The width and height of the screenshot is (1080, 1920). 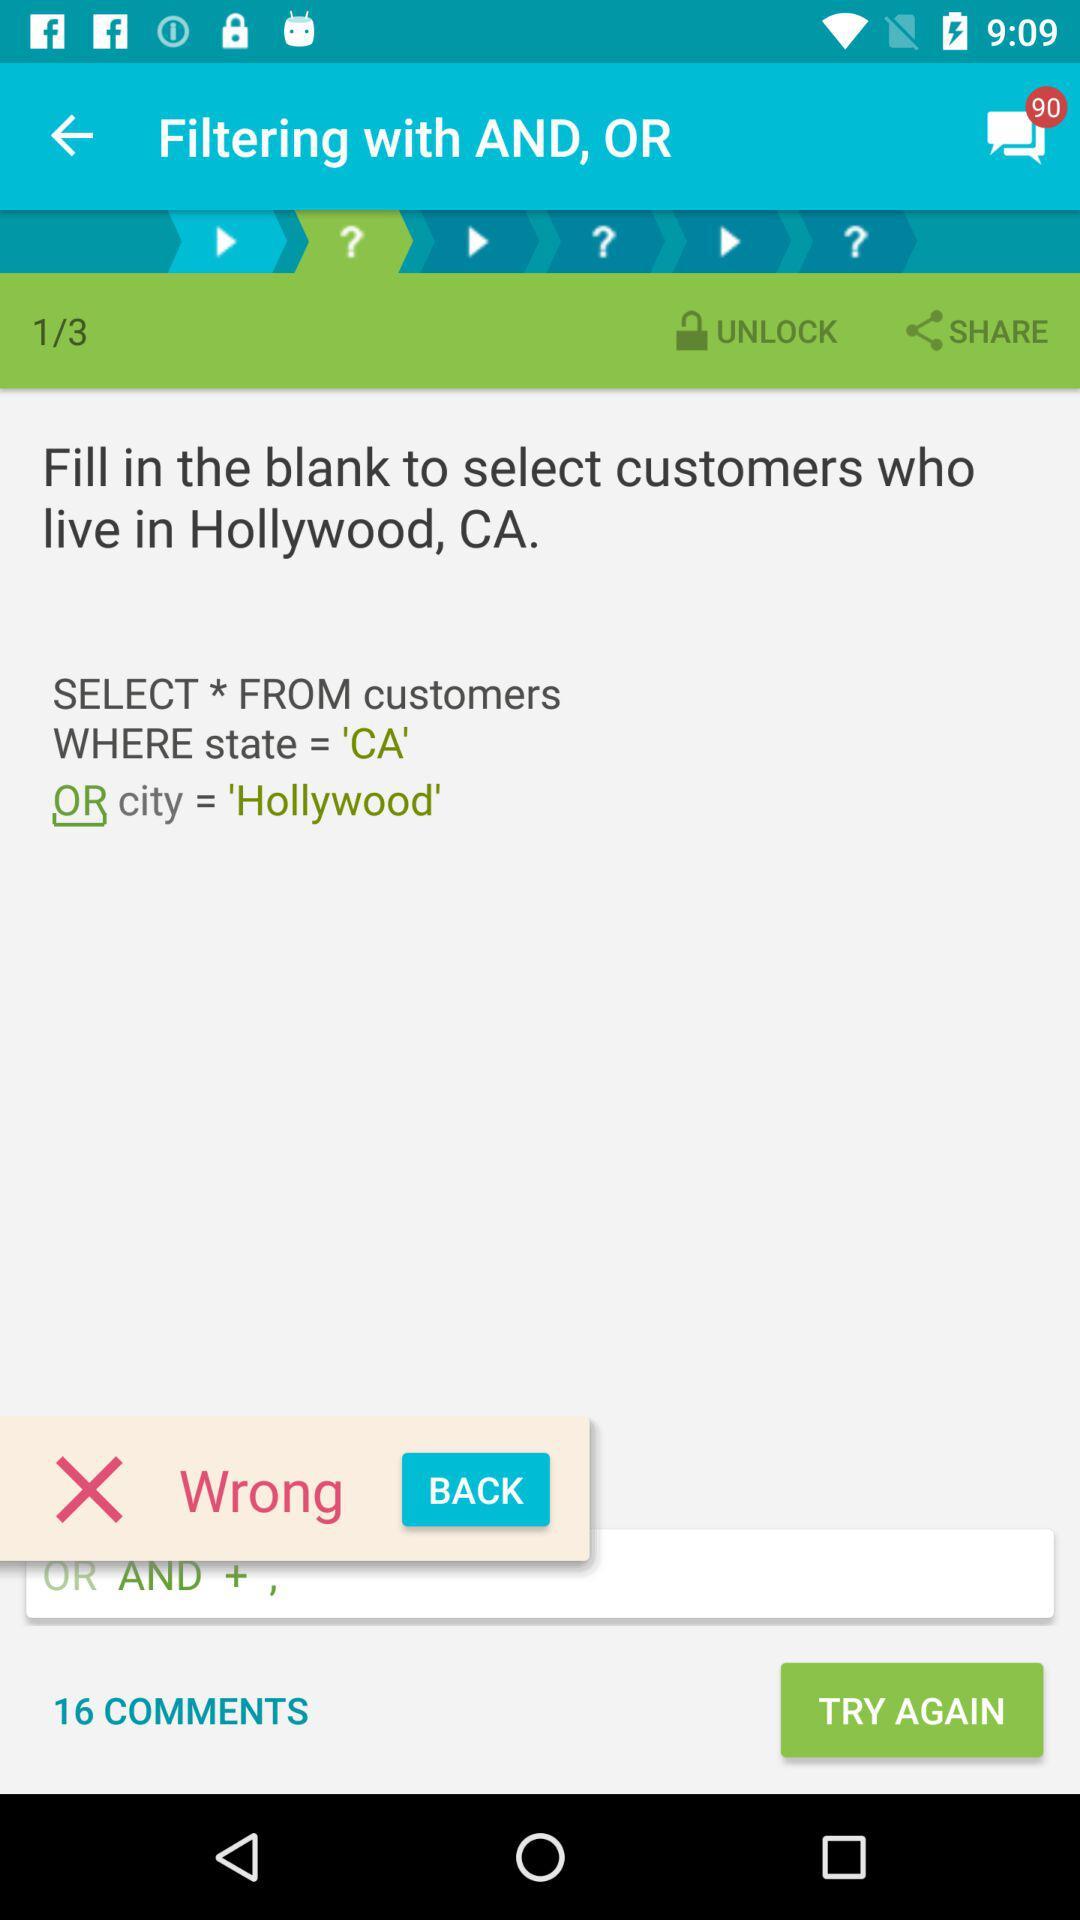 I want to click on page 4, so click(x=601, y=240).